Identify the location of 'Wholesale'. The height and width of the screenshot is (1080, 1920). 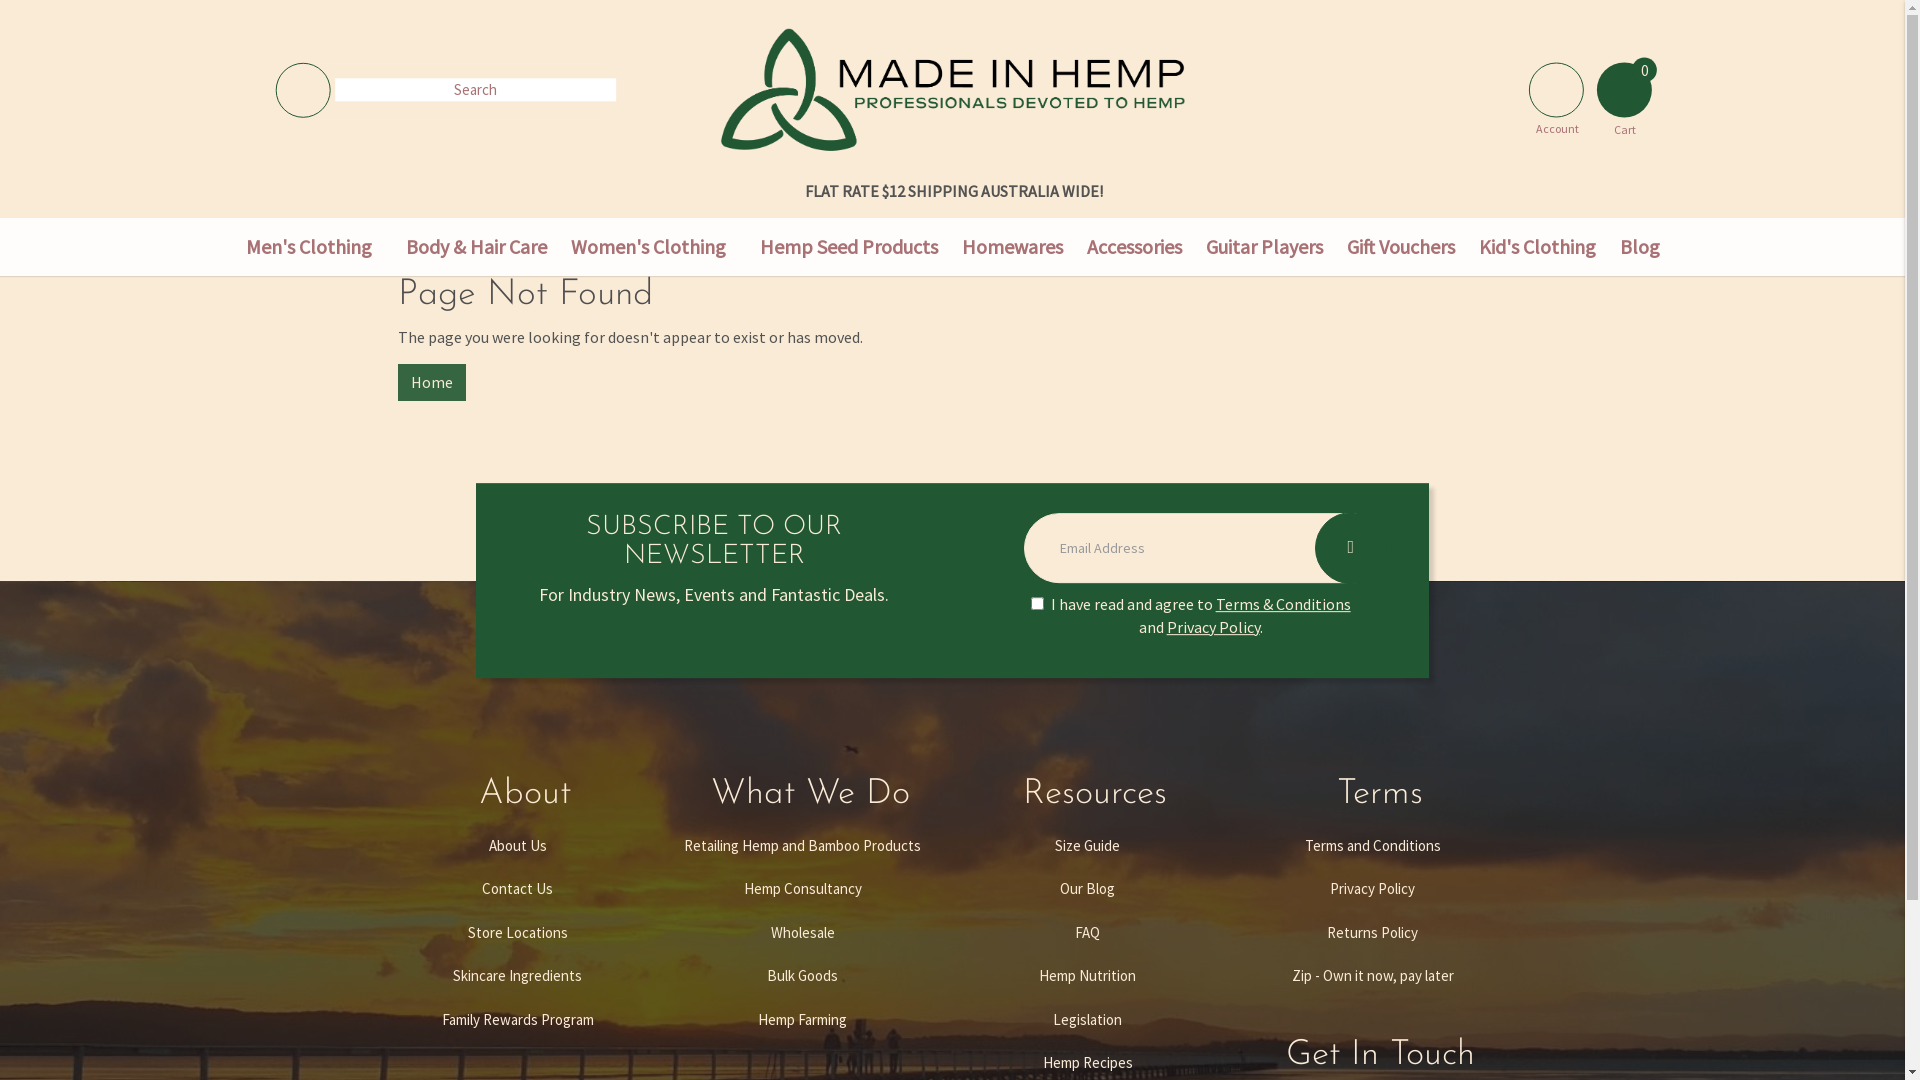
(802, 932).